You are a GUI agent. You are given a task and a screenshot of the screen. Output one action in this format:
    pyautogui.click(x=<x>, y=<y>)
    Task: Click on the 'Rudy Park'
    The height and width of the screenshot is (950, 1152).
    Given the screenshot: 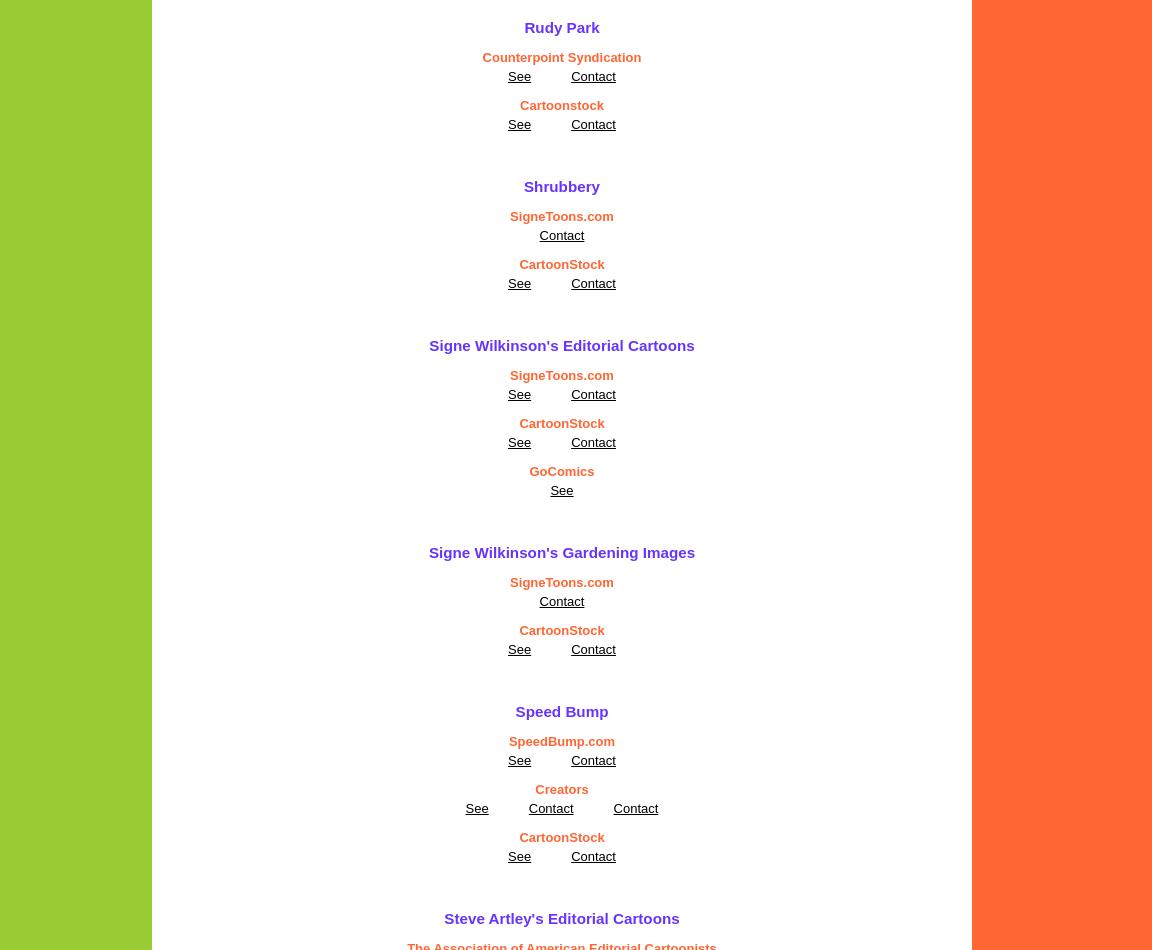 What is the action you would take?
    pyautogui.click(x=561, y=27)
    